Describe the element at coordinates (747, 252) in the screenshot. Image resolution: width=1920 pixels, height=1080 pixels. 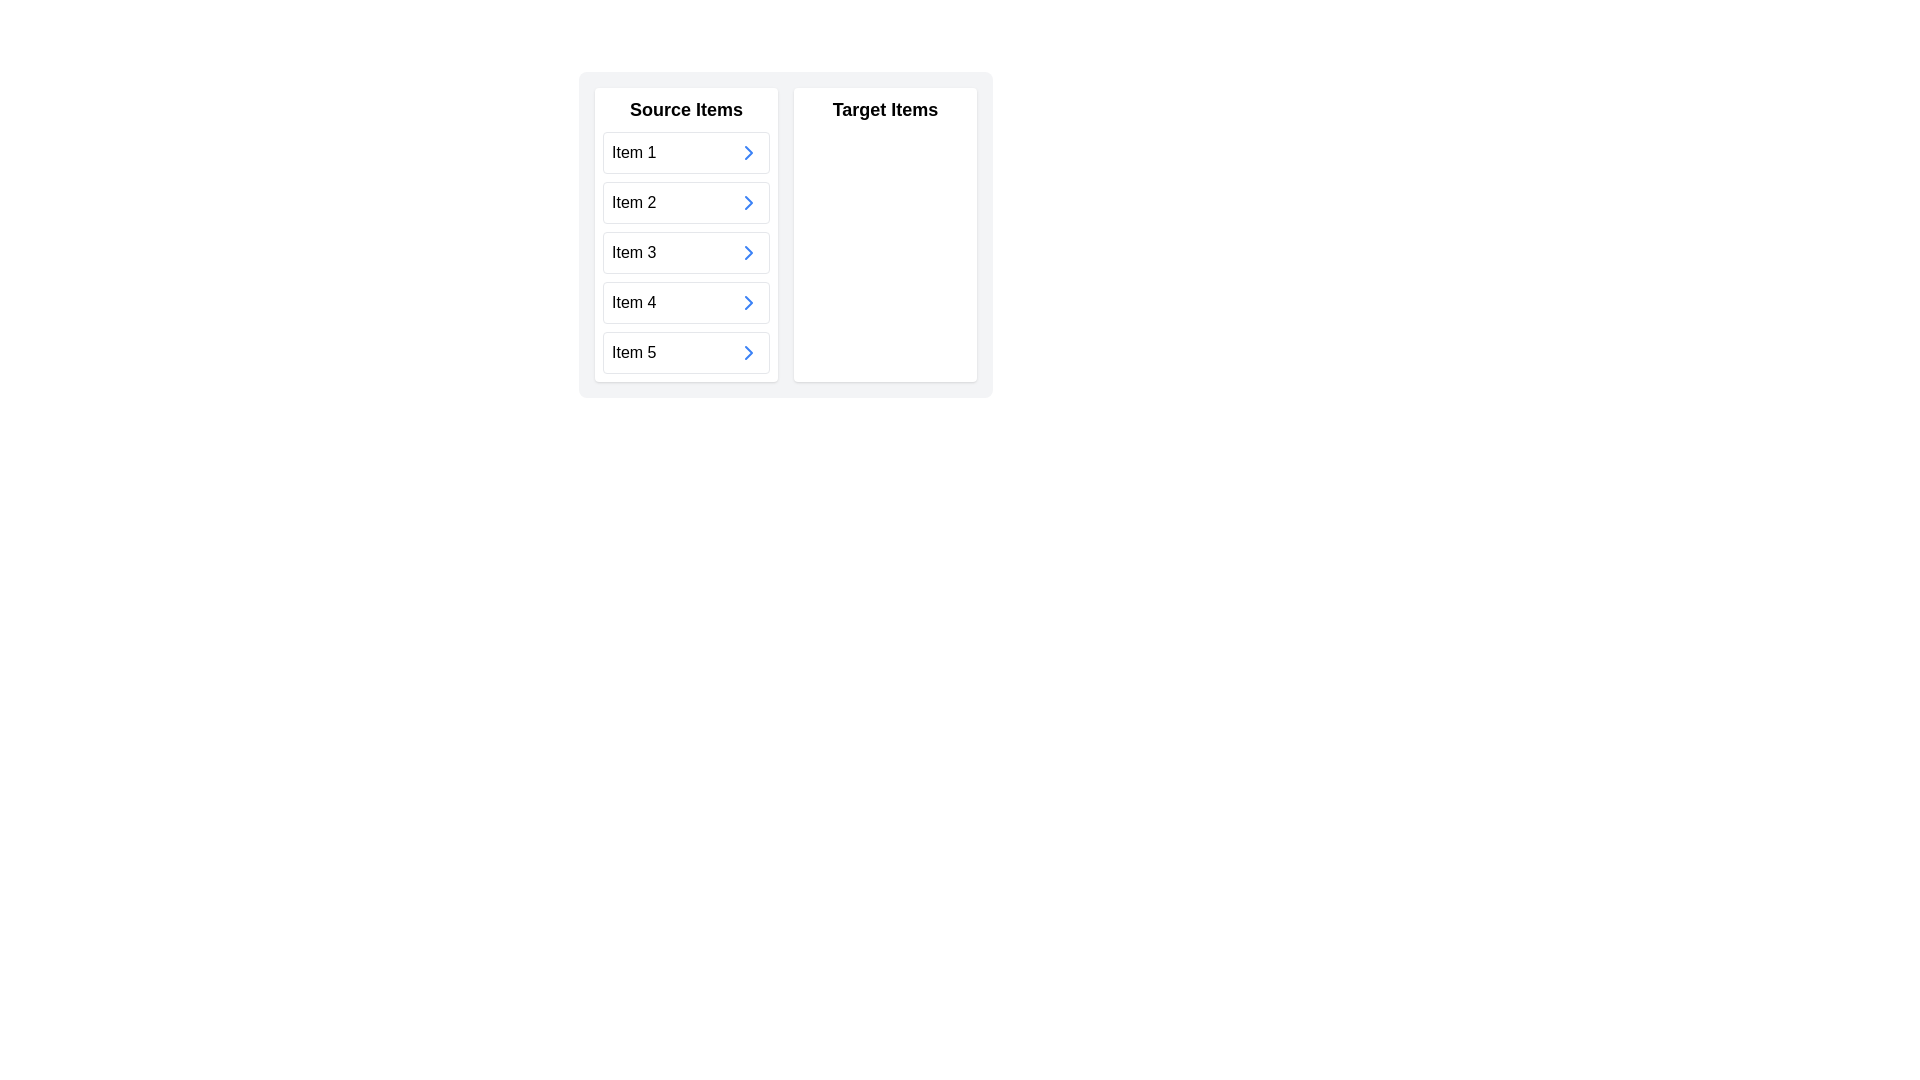
I see `the interactive right arrow icon styled in blue, located next to the text 'Item 3' in the list` at that location.